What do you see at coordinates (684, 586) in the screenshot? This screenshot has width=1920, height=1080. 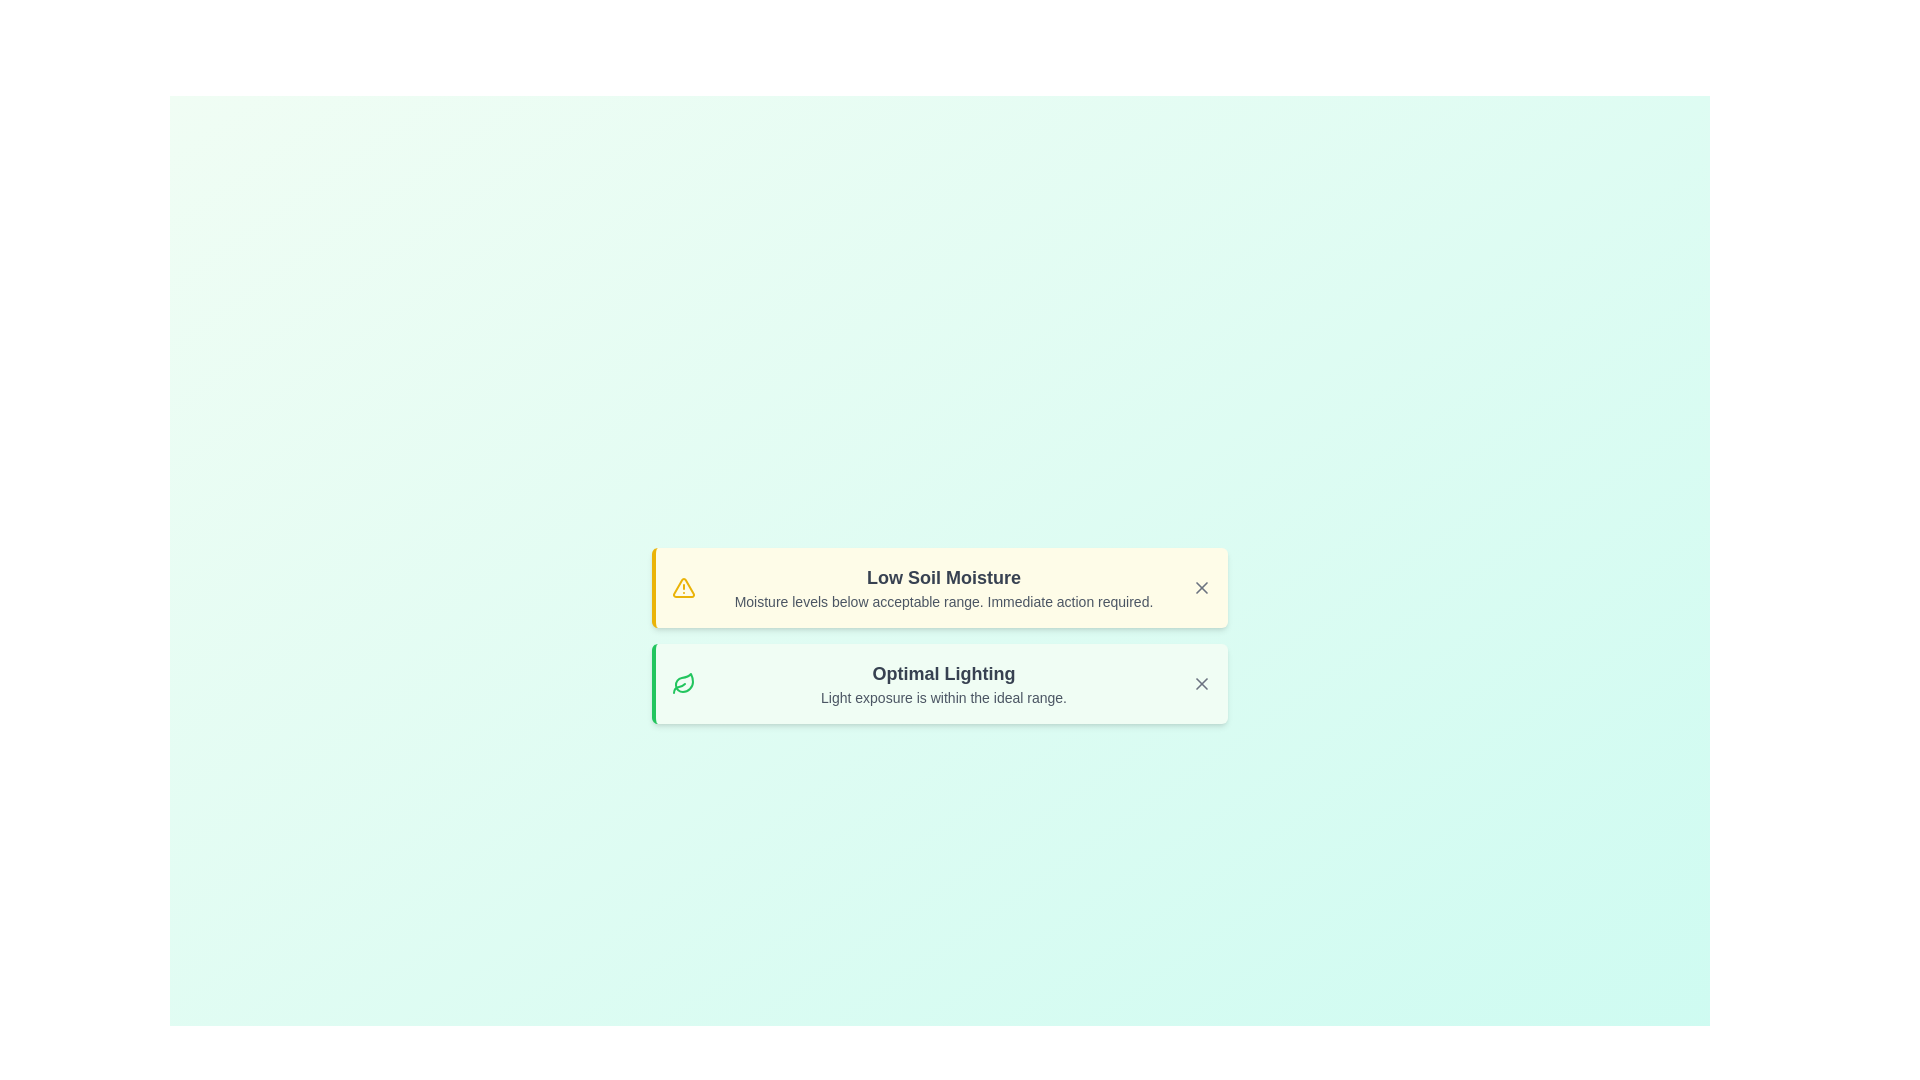 I see `the alert icon to identify its type` at bounding box center [684, 586].